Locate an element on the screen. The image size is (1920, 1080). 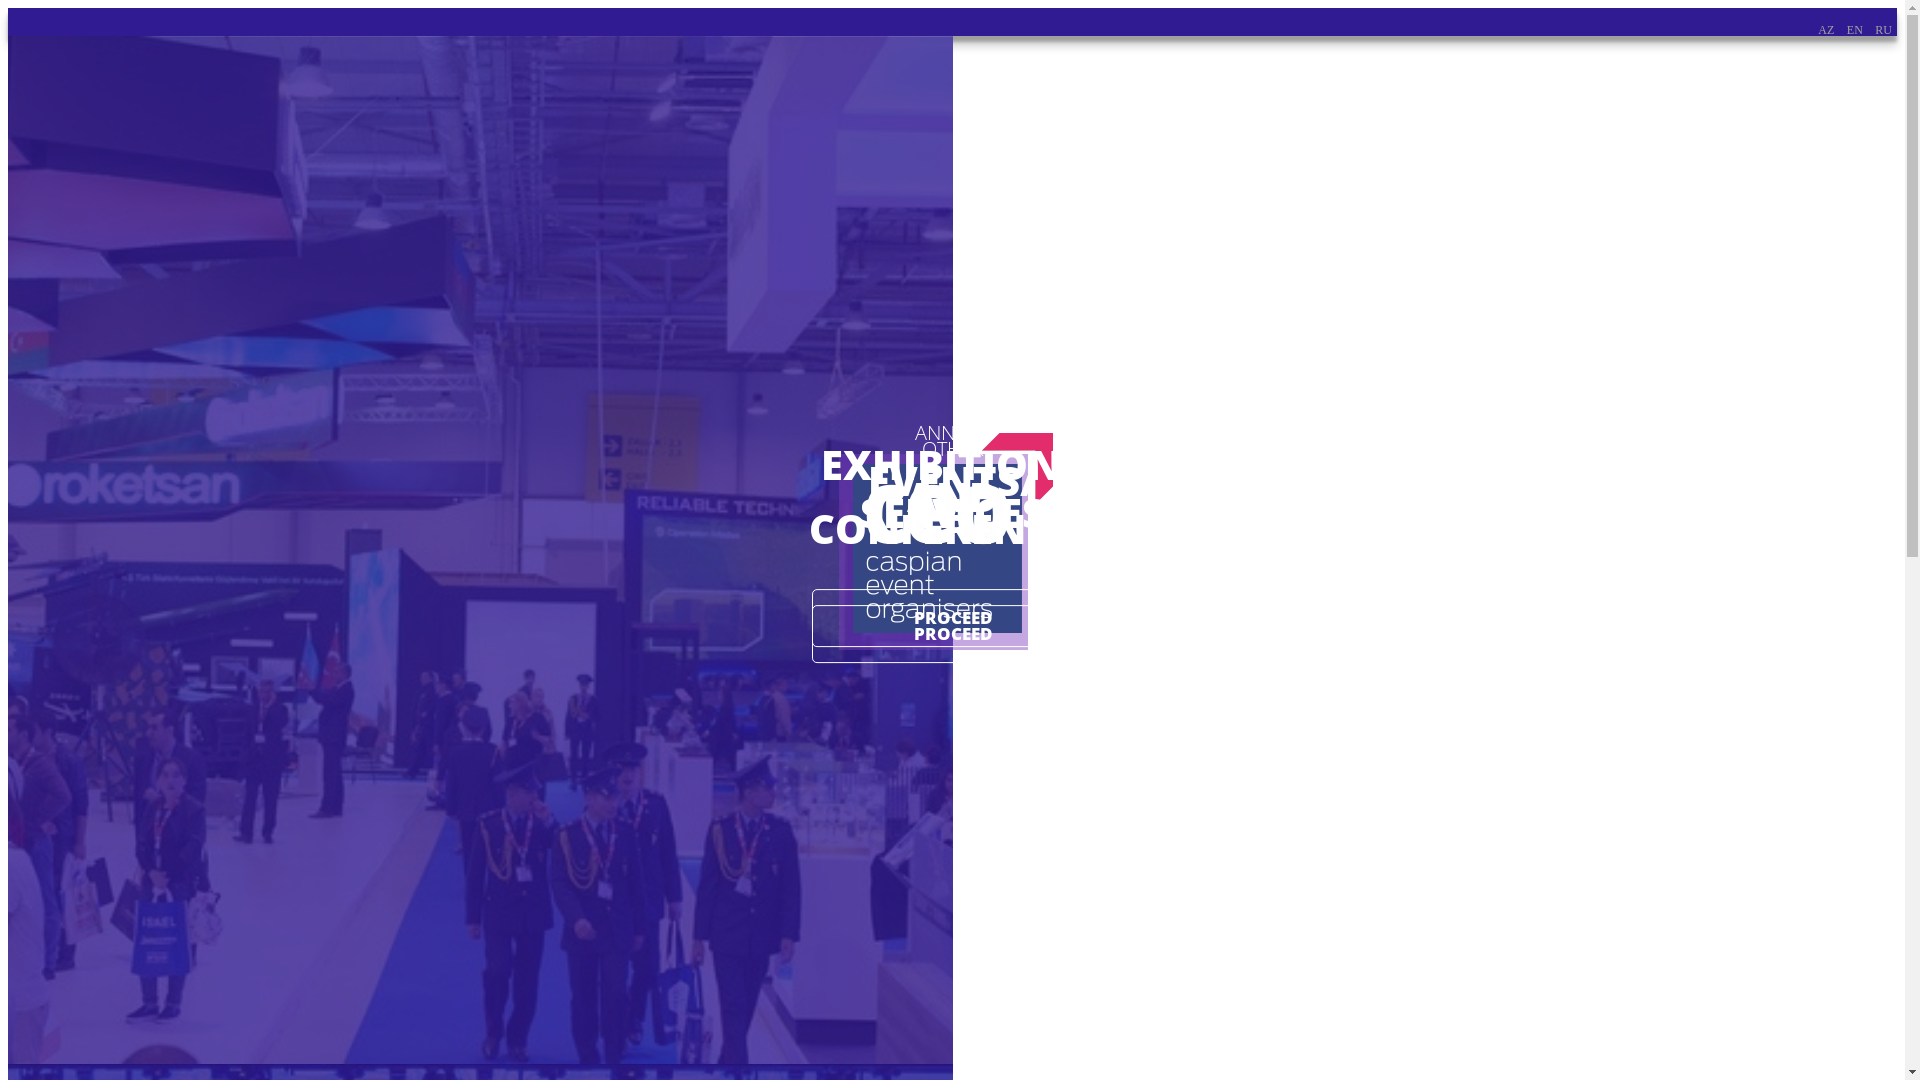
'AZ' is located at coordinates (1818, 30).